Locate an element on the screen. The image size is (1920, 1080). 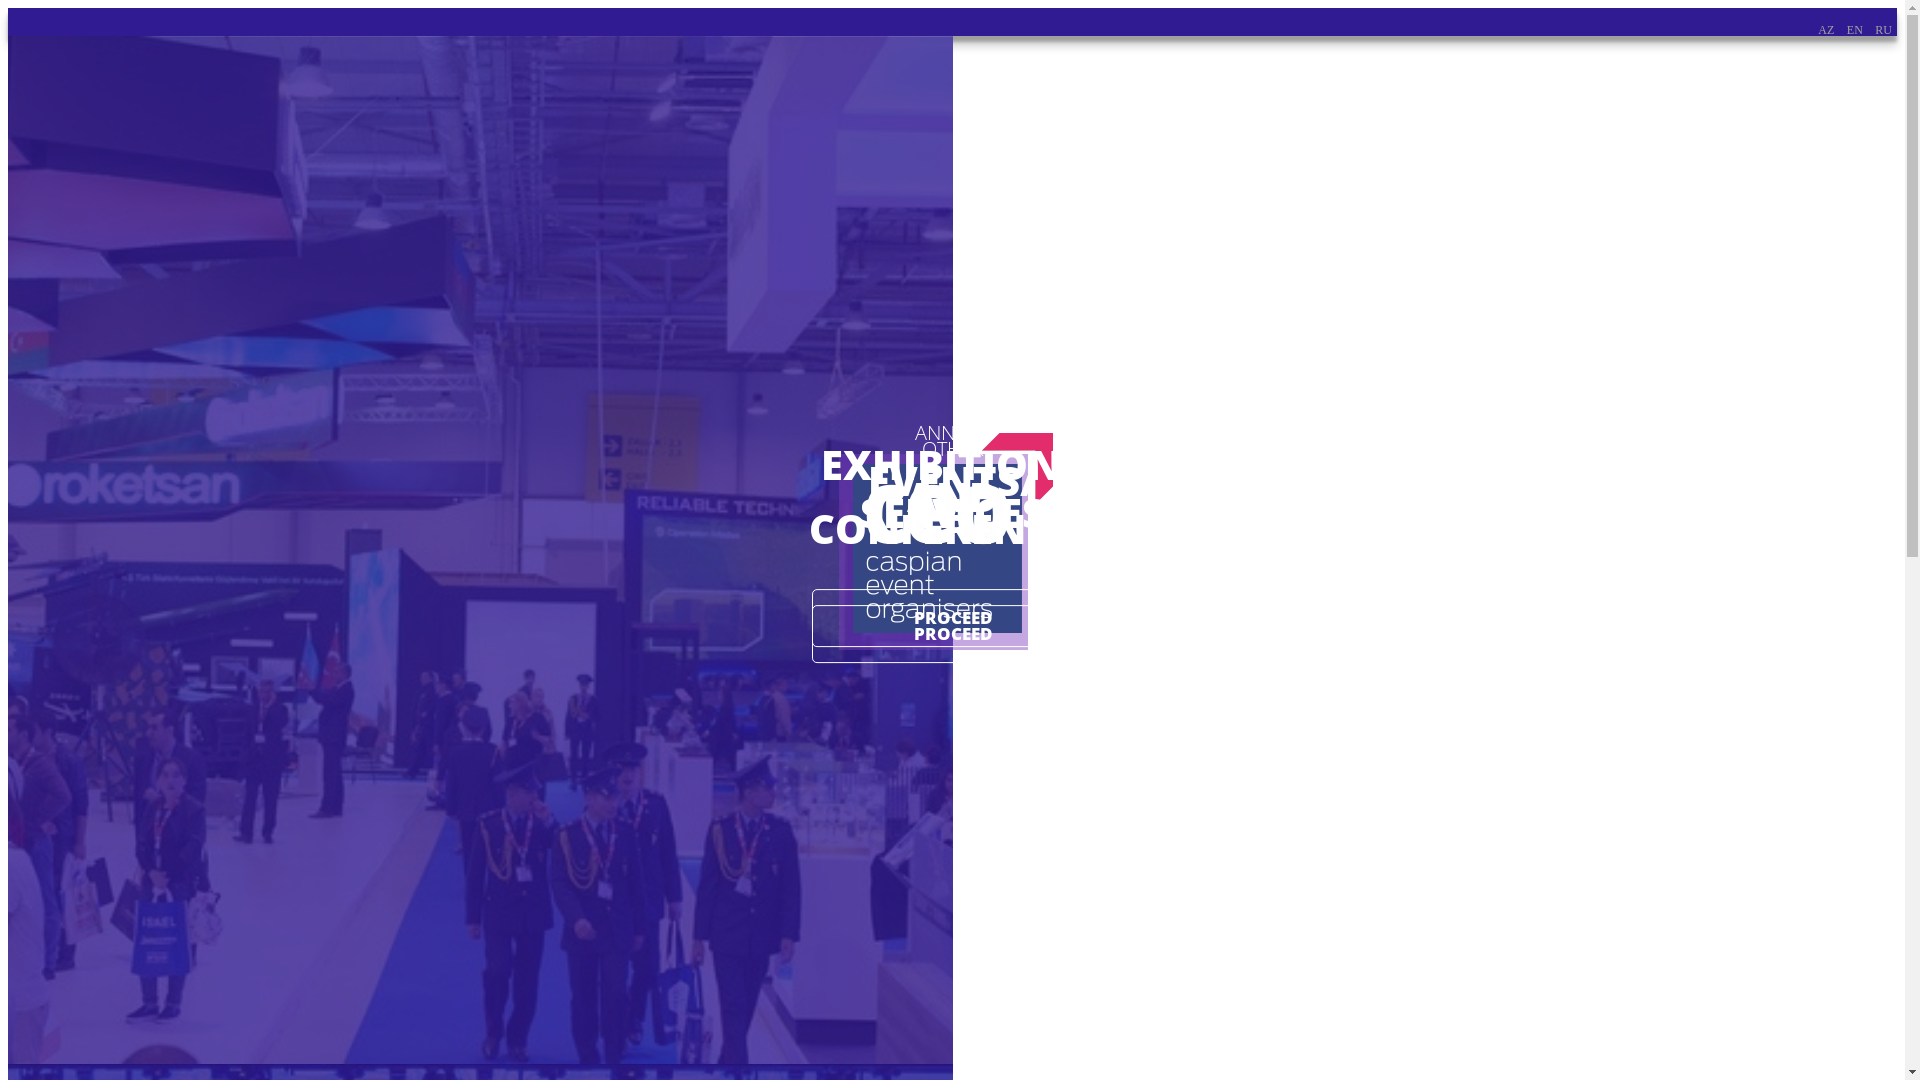
'AZ' is located at coordinates (1818, 30).